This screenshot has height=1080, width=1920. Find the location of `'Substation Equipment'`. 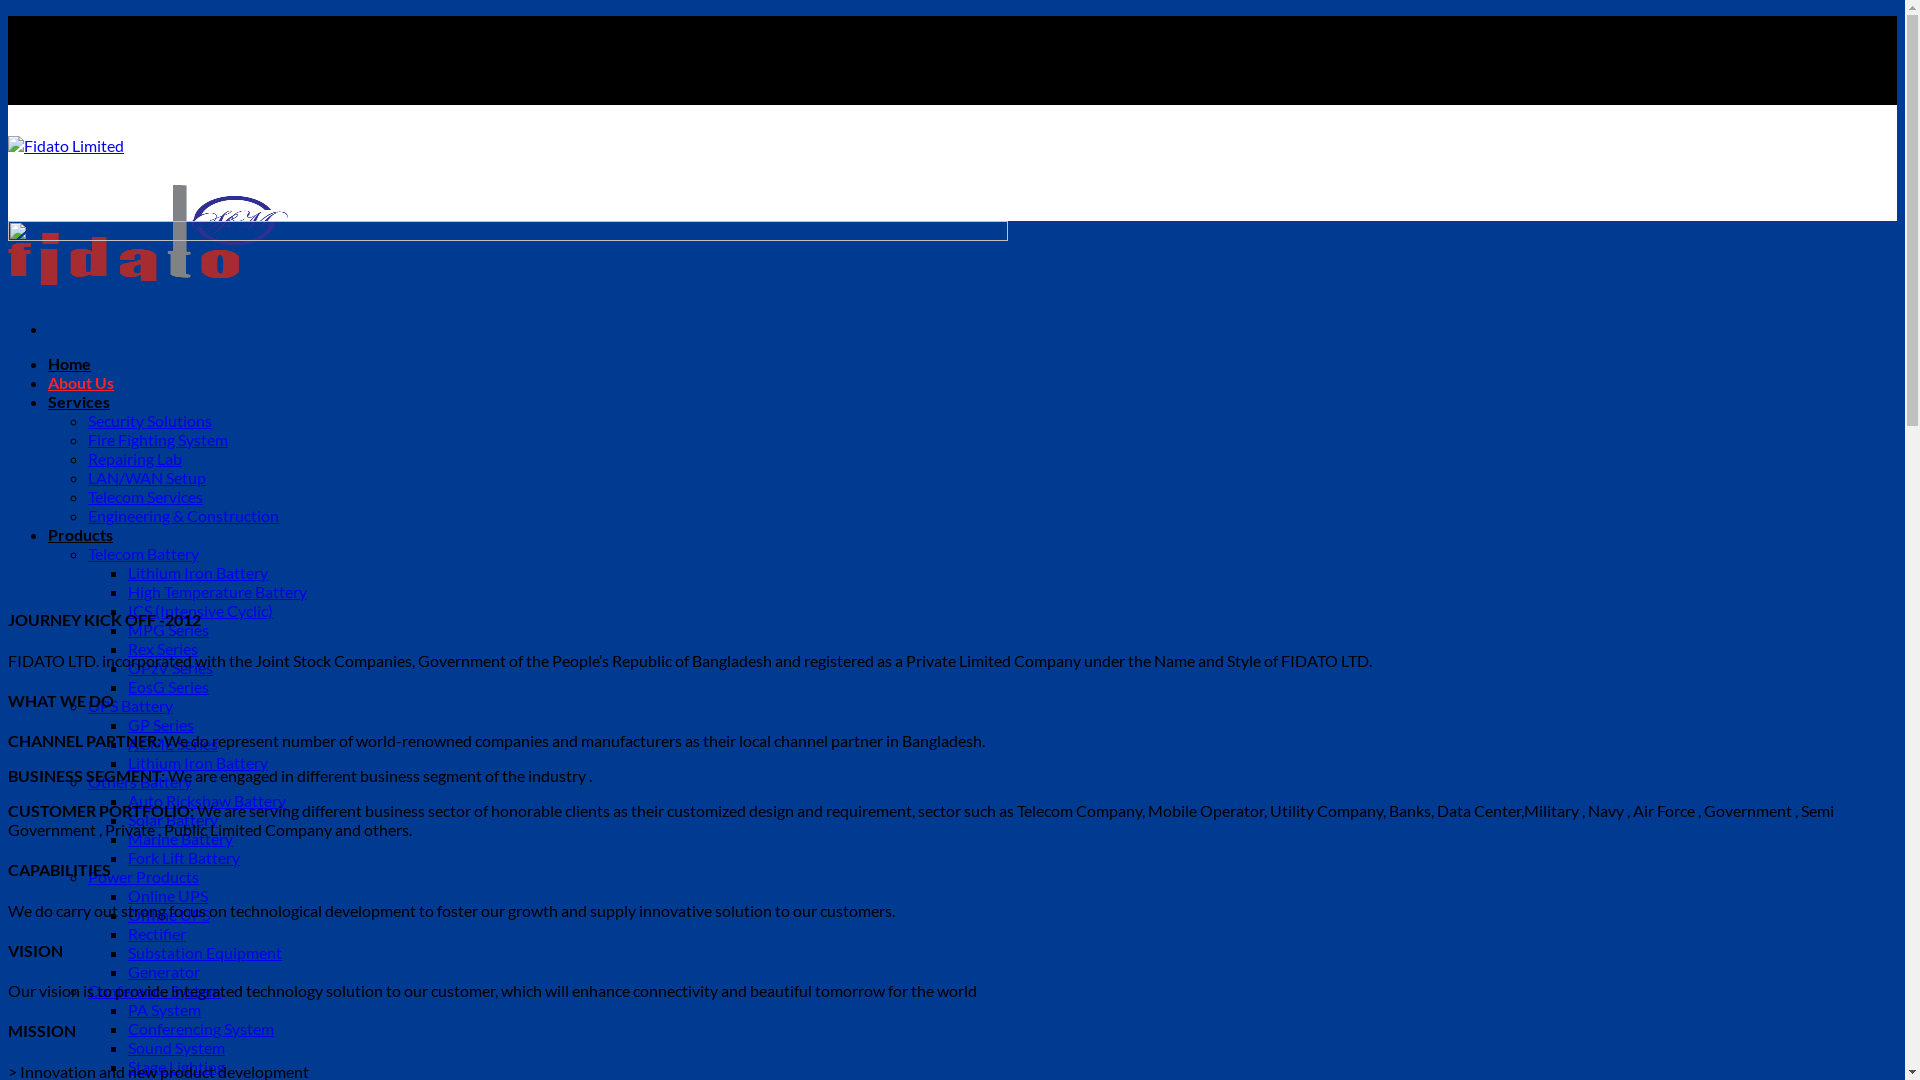

'Substation Equipment' is located at coordinates (205, 951).